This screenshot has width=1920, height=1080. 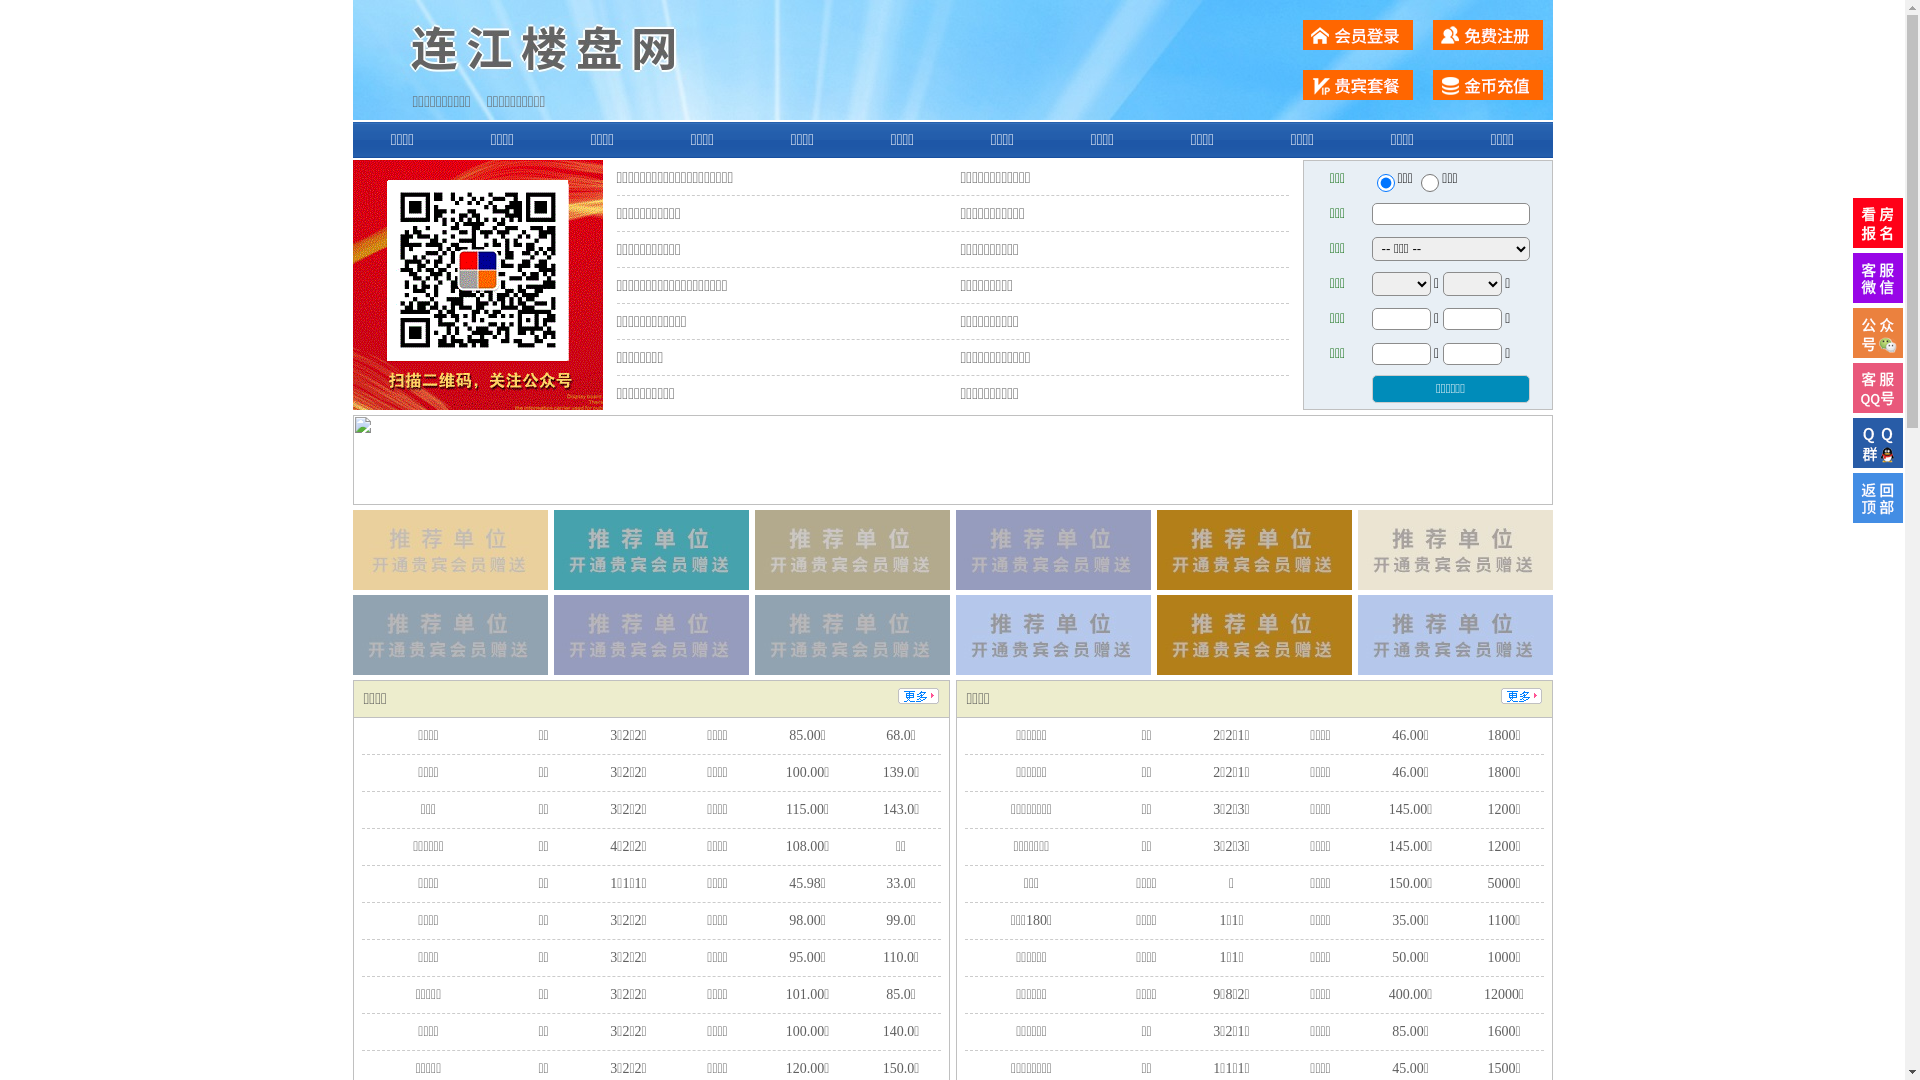 I want to click on 'ershou', so click(x=1384, y=182).